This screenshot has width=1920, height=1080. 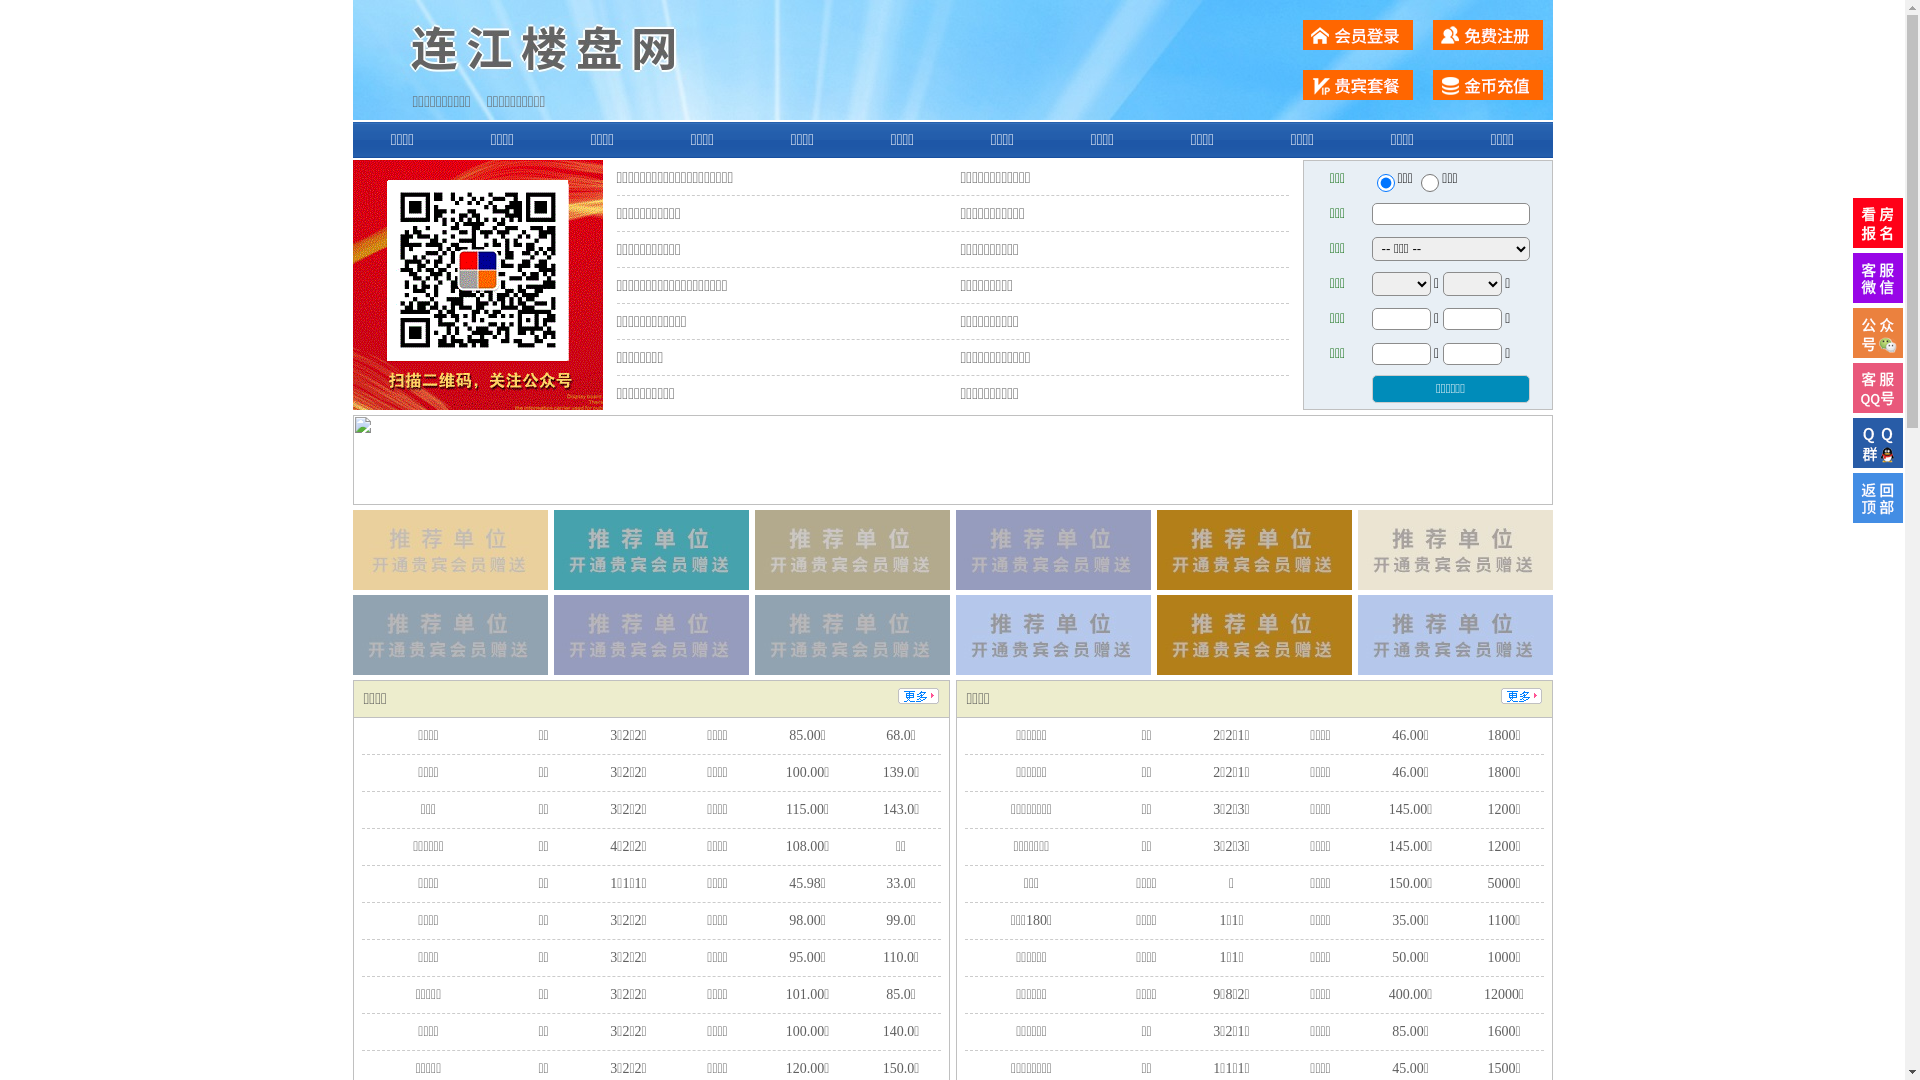 I want to click on 'ershou', so click(x=1384, y=182).